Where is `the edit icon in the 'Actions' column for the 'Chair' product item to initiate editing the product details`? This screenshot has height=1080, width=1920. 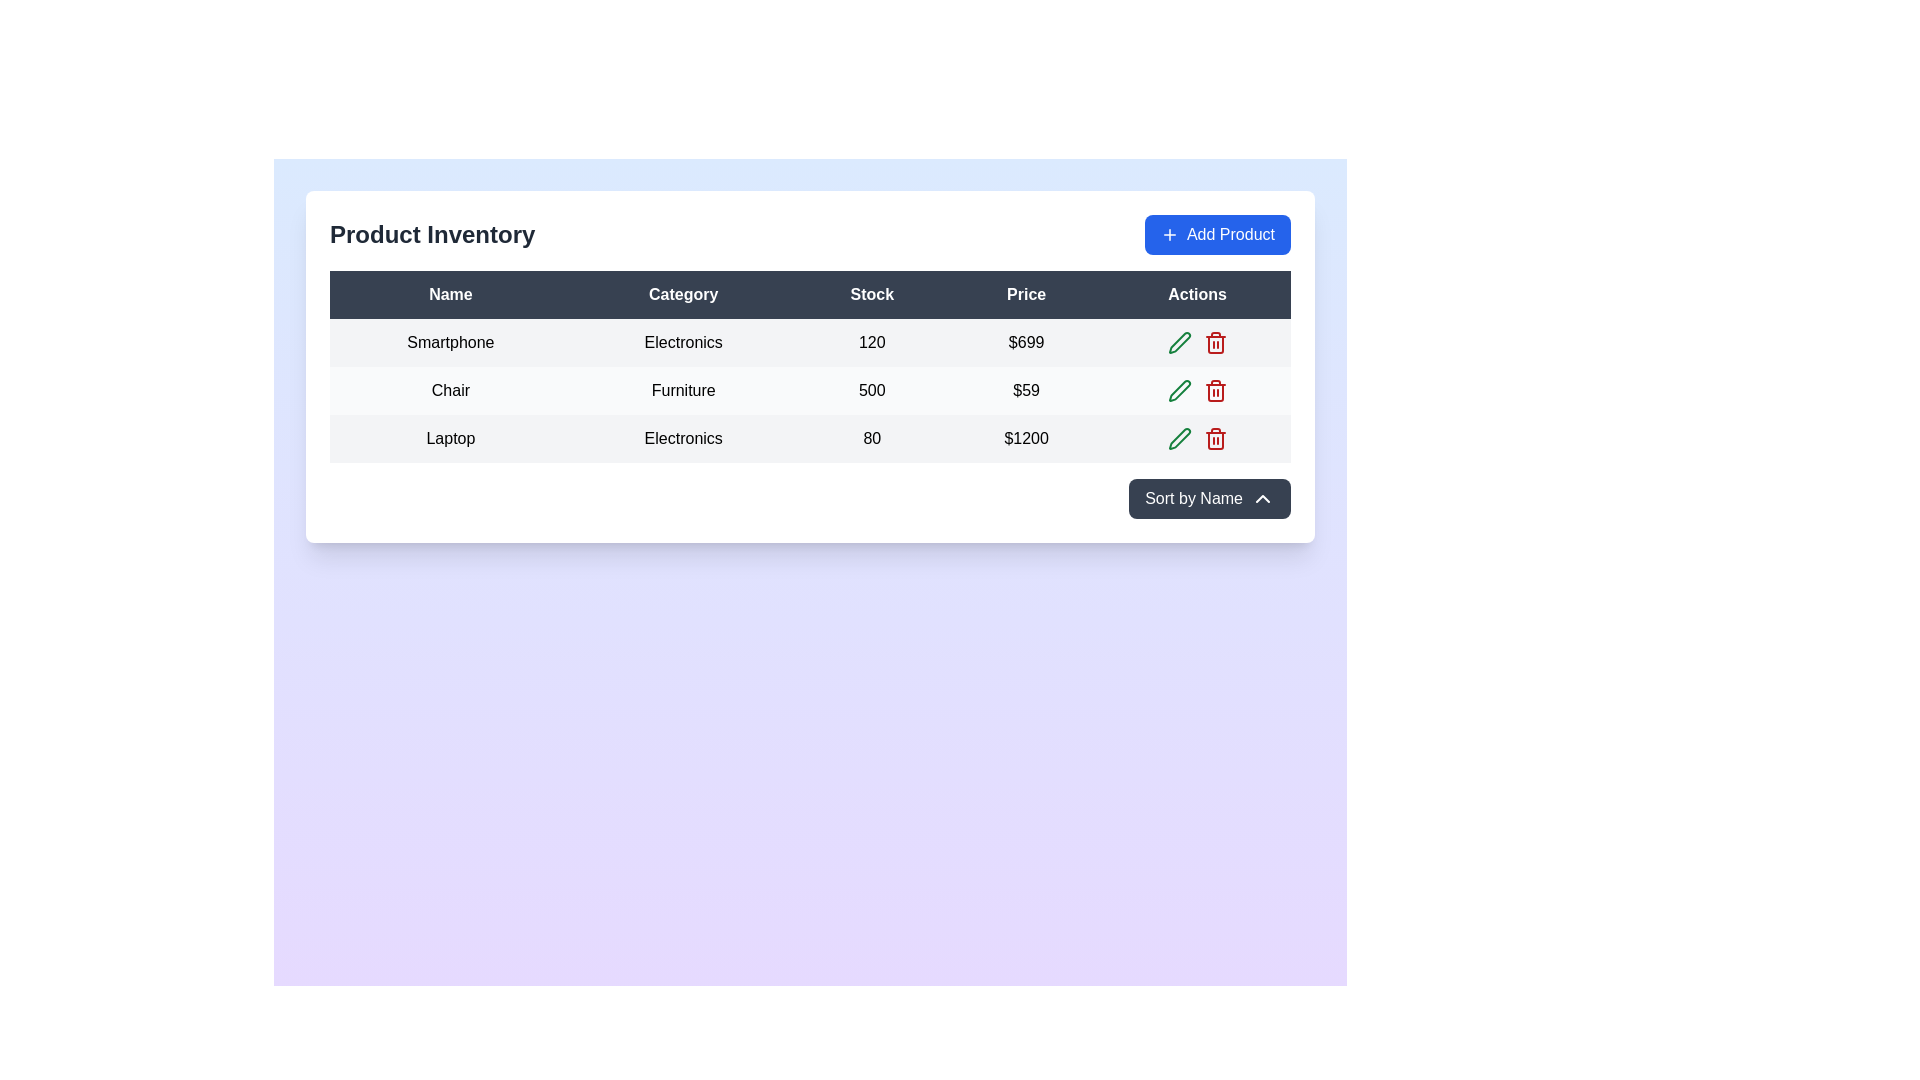 the edit icon in the 'Actions' column for the 'Chair' product item to initiate editing the product details is located at coordinates (1179, 342).